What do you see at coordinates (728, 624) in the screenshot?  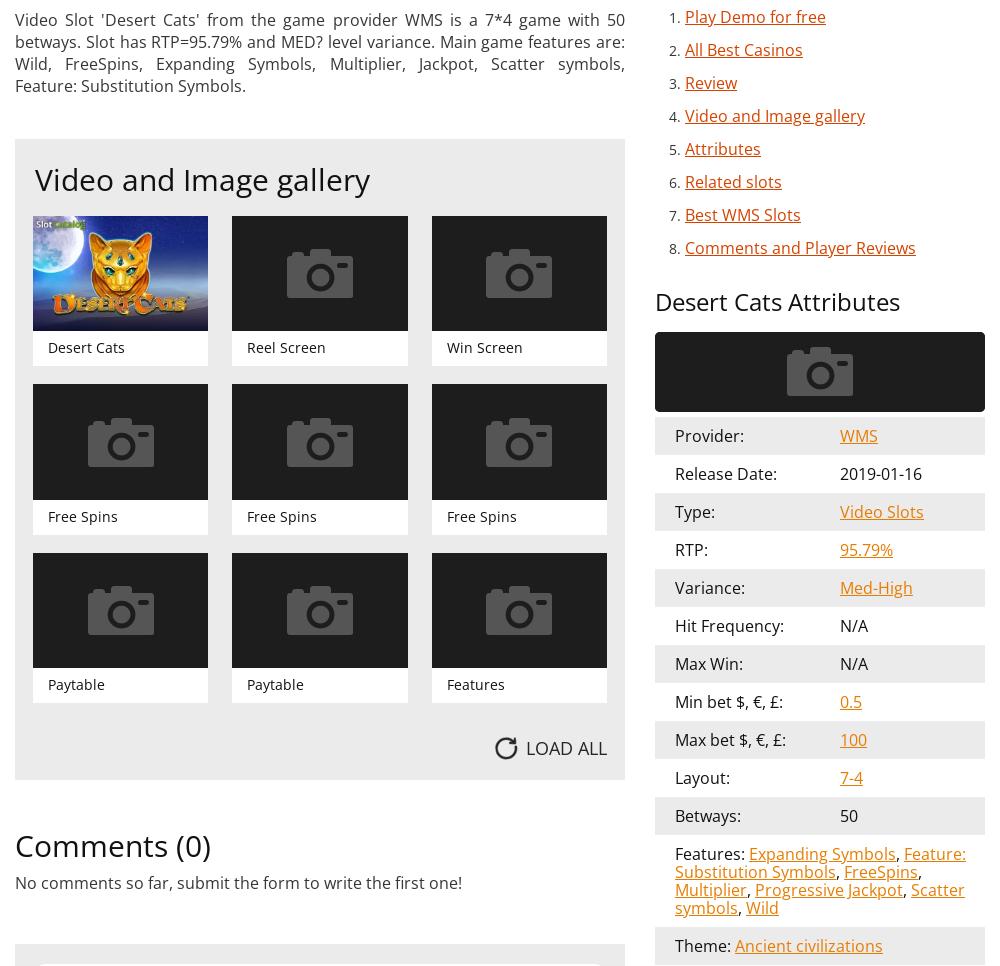 I see `'Hit Frequency:'` at bounding box center [728, 624].